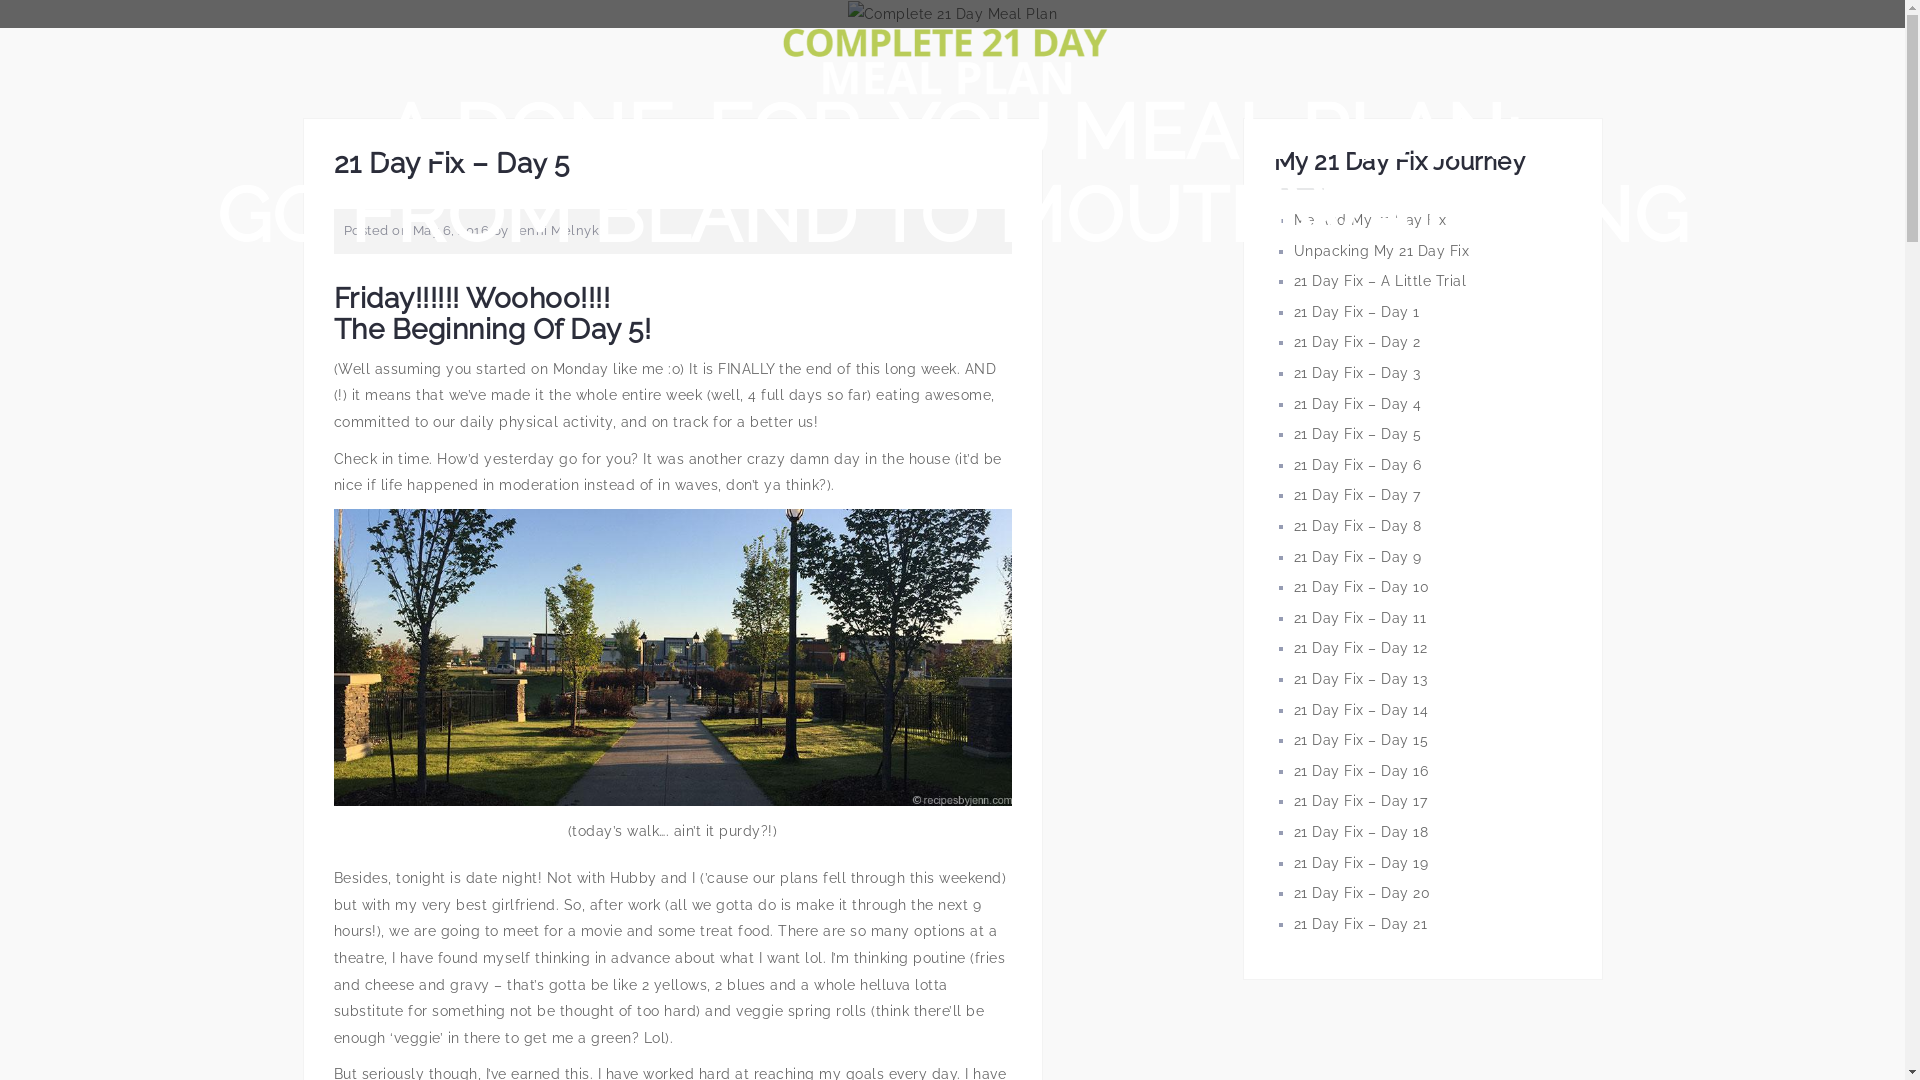  What do you see at coordinates (449, 229) in the screenshot?
I see `'May 6, 2016'` at bounding box center [449, 229].